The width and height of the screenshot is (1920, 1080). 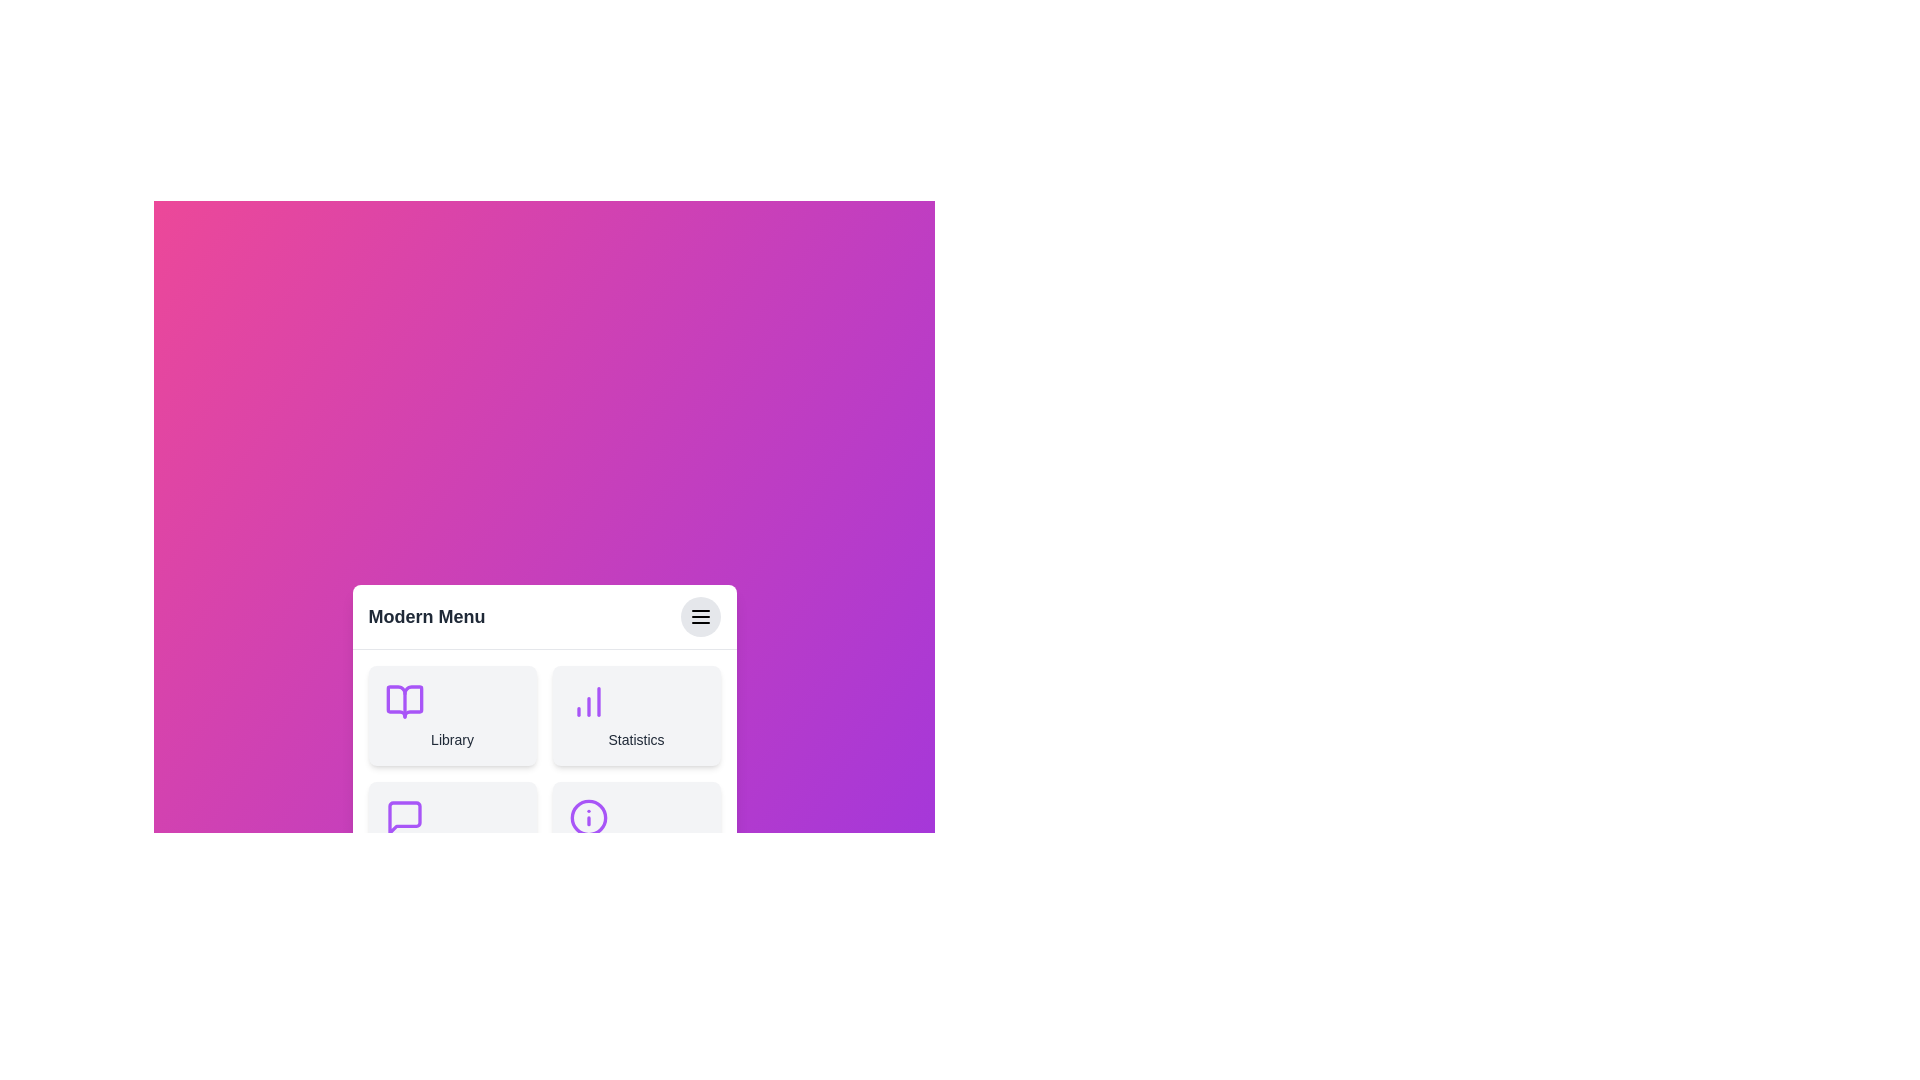 I want to click on the menu item Statistics to observe its hover effect, so click(x=635, y=714).